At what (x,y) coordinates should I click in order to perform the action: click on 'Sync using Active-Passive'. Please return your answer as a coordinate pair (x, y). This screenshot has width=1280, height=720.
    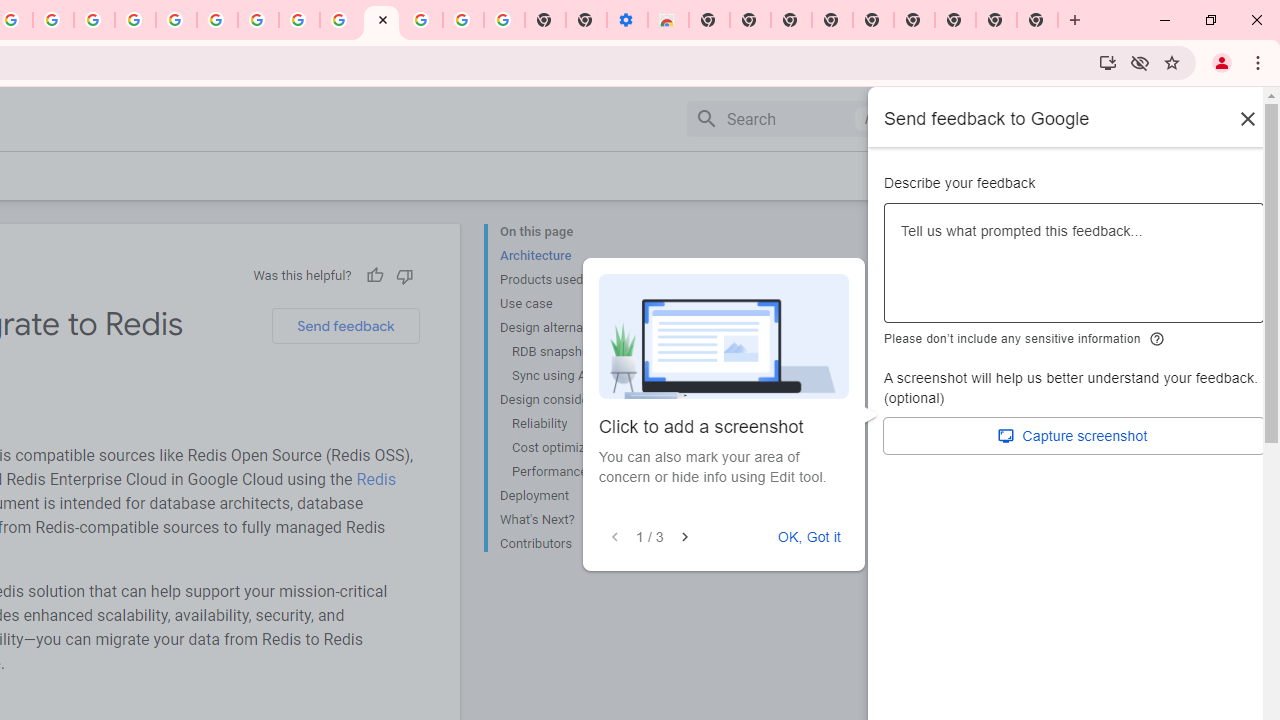
    Looking at the image, I should click on (585, 376).